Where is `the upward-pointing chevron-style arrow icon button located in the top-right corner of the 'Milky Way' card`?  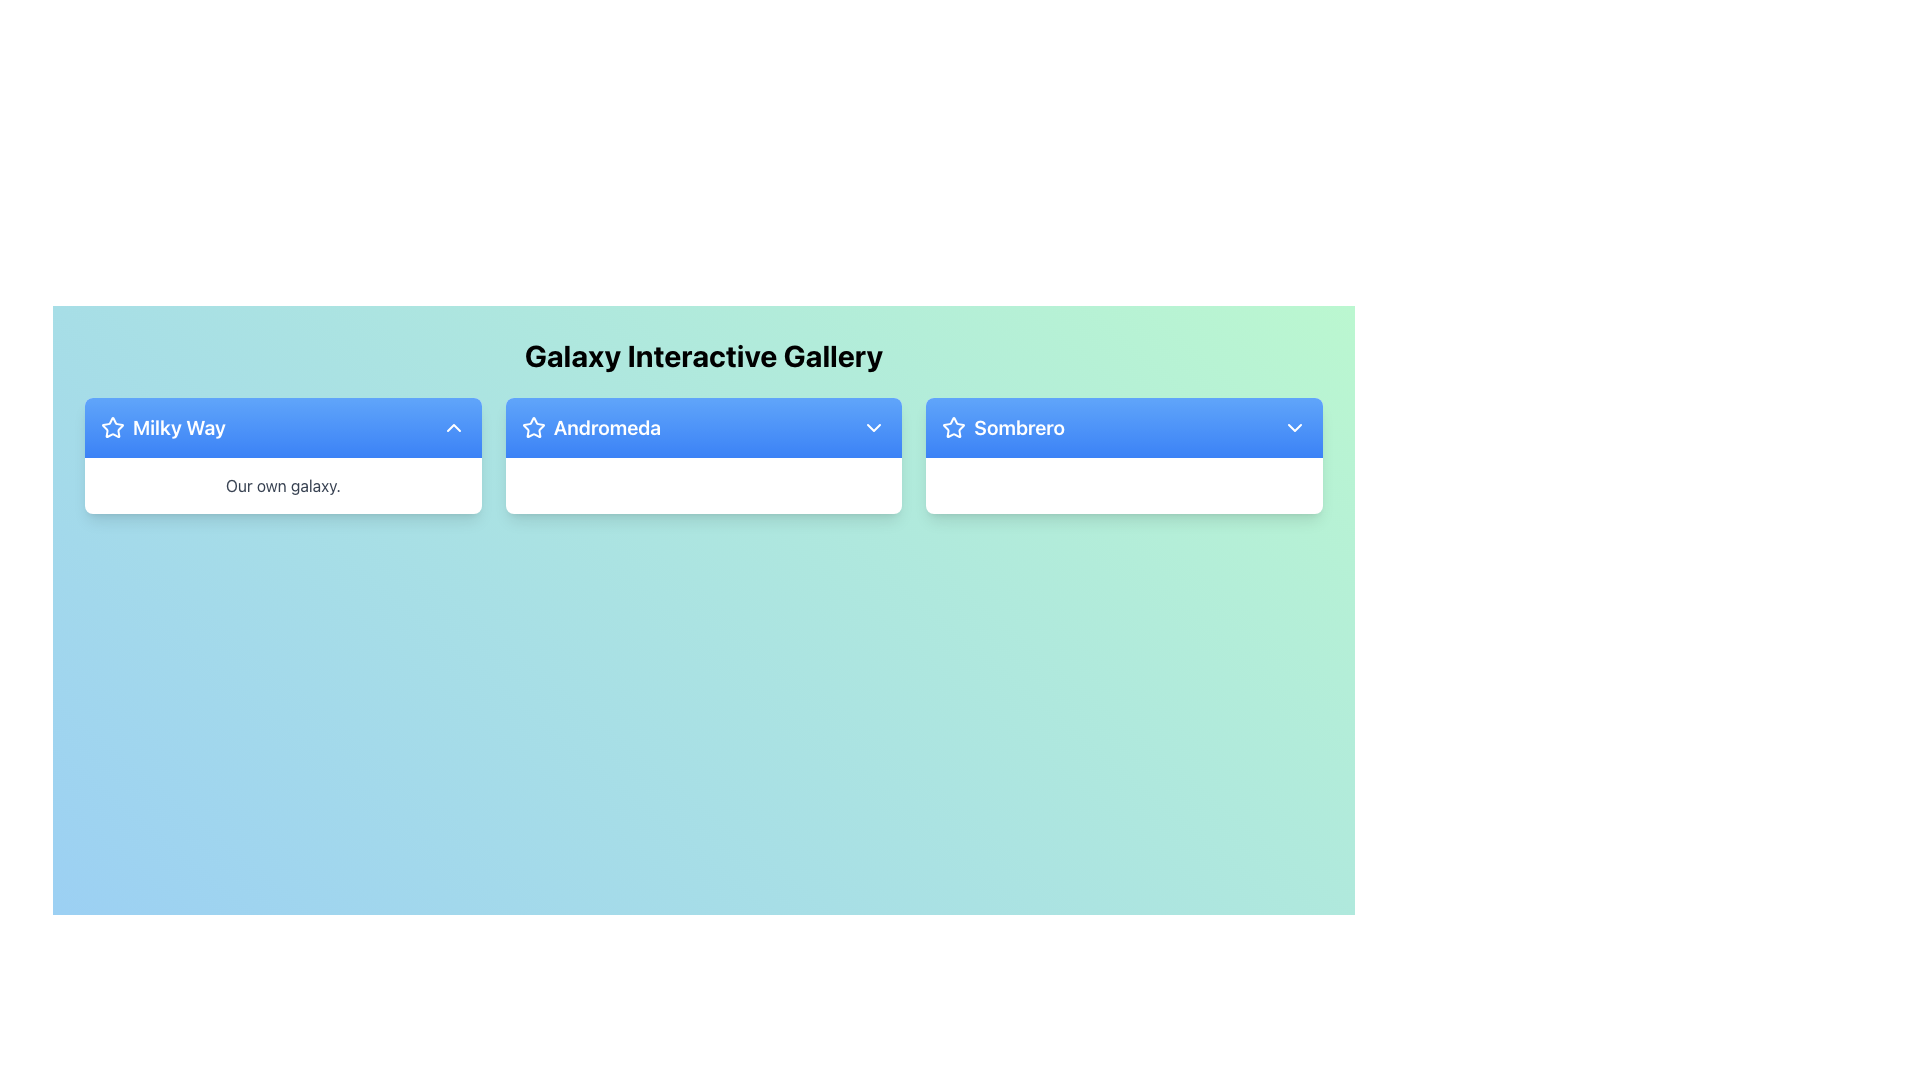 the upward-pointing chevron-style arrow icon button located in the top-right corner of the 'Milky Way' card is located at coordinates (452, 427).